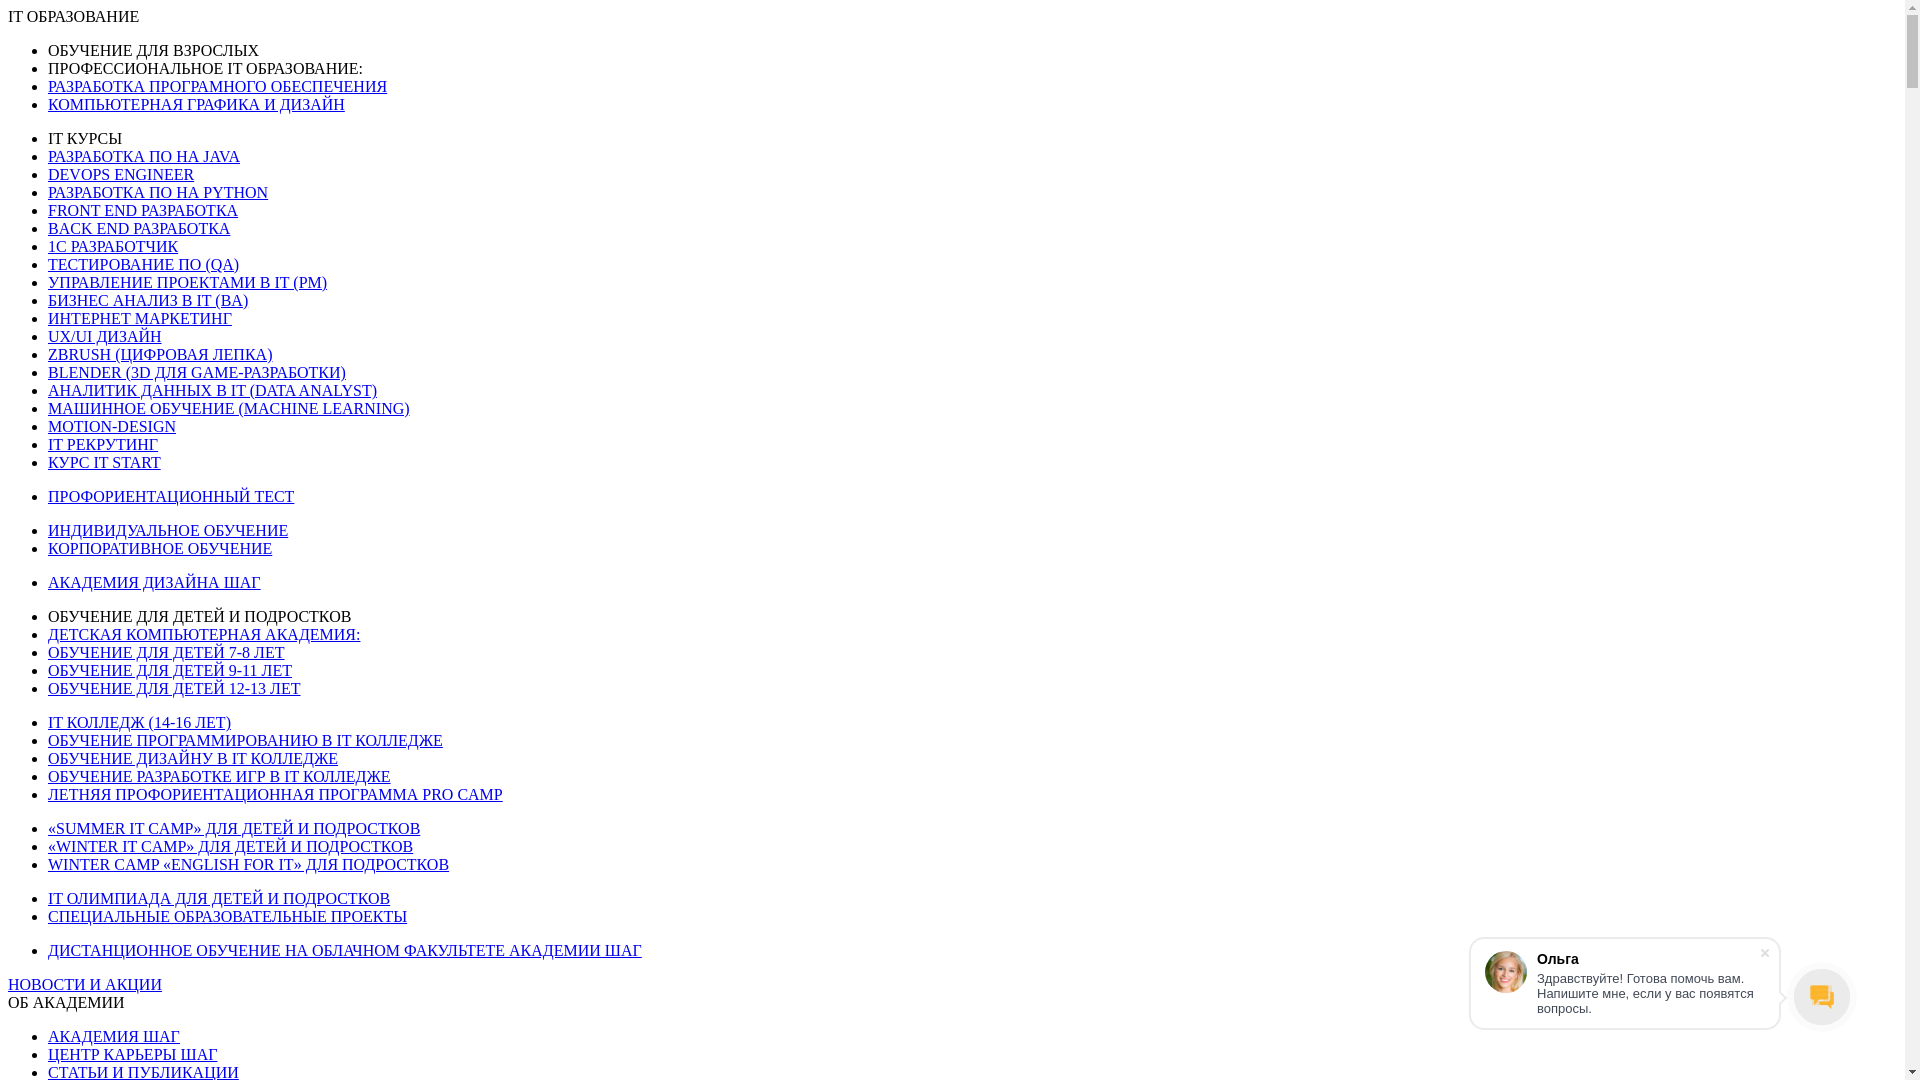 The width and height of the screenshot is (1920, 1080). What do you see at coordinates (110, 425) in the screenshot?
I see `'MOTION-DESIGN'` at bounding box center [110, 425].